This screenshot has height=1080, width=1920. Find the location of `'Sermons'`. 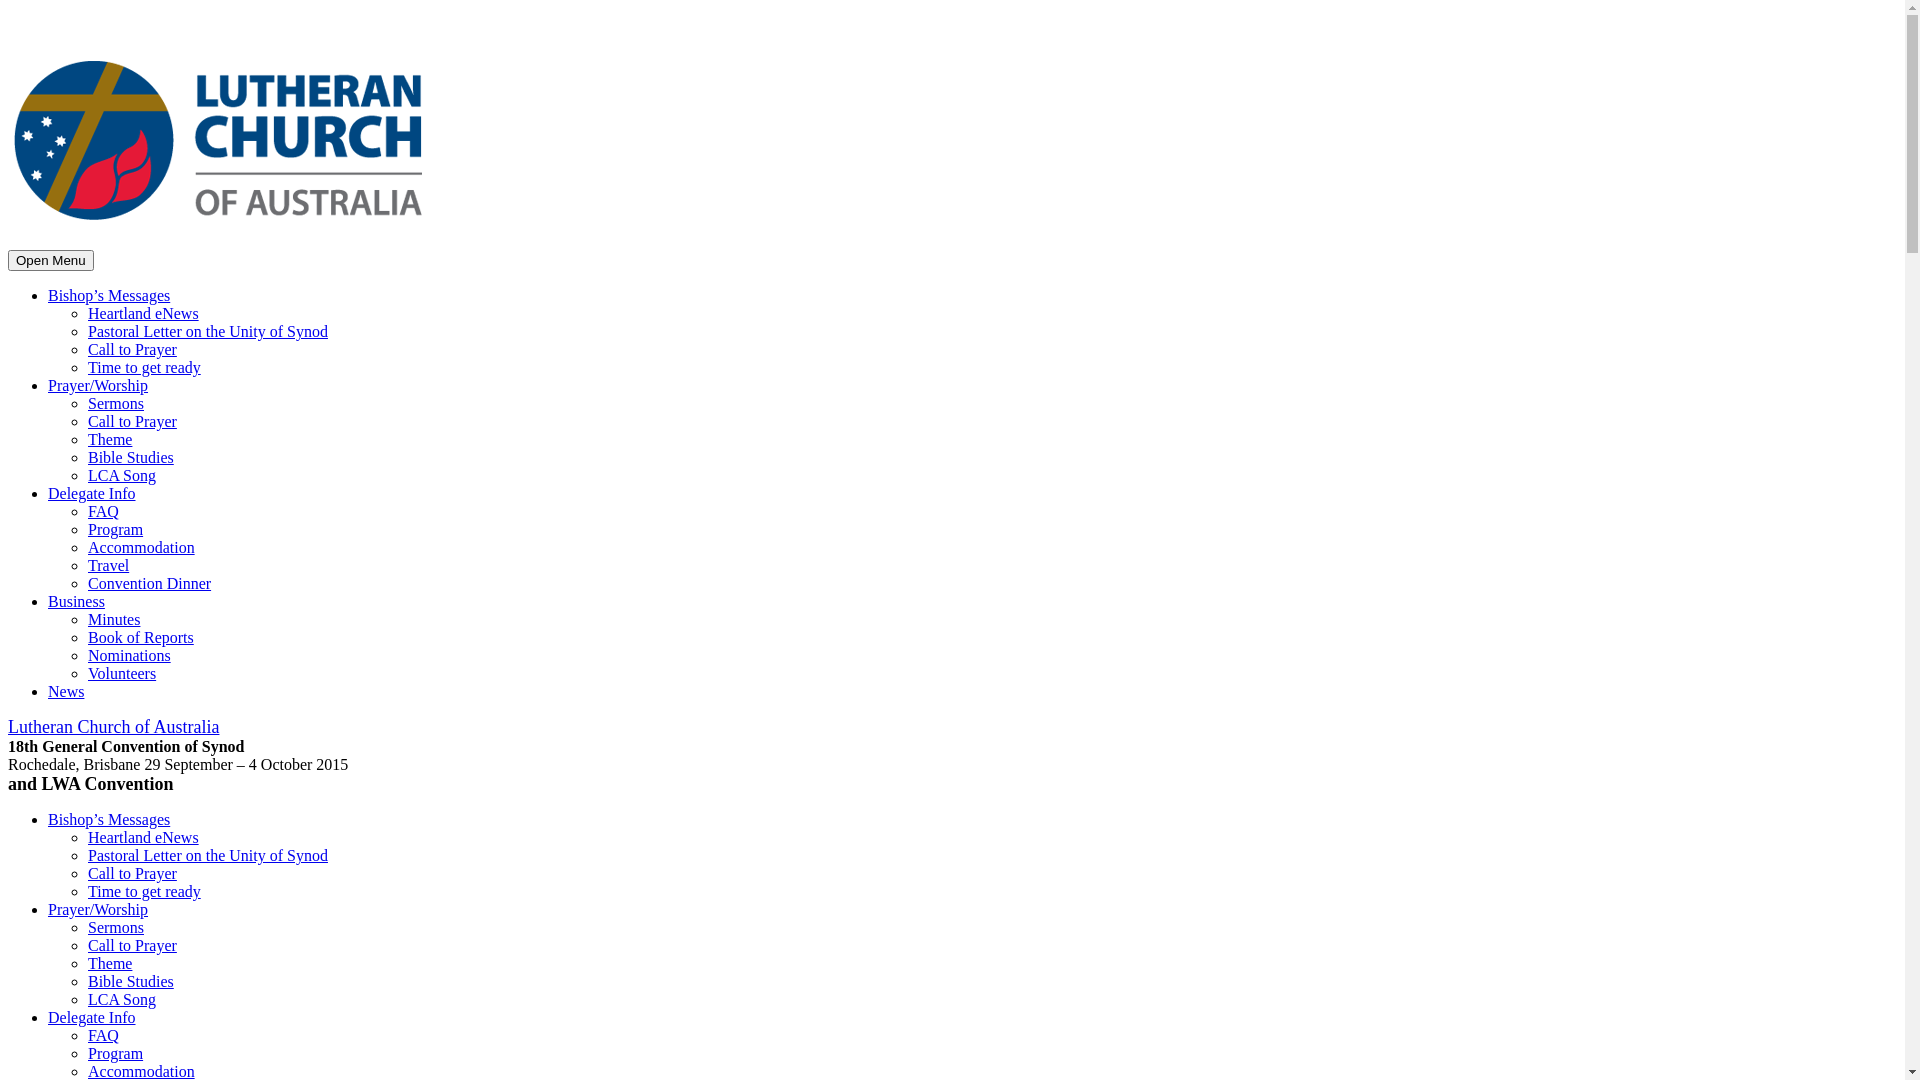

'Sermons' is located at coordinates (114, 403).